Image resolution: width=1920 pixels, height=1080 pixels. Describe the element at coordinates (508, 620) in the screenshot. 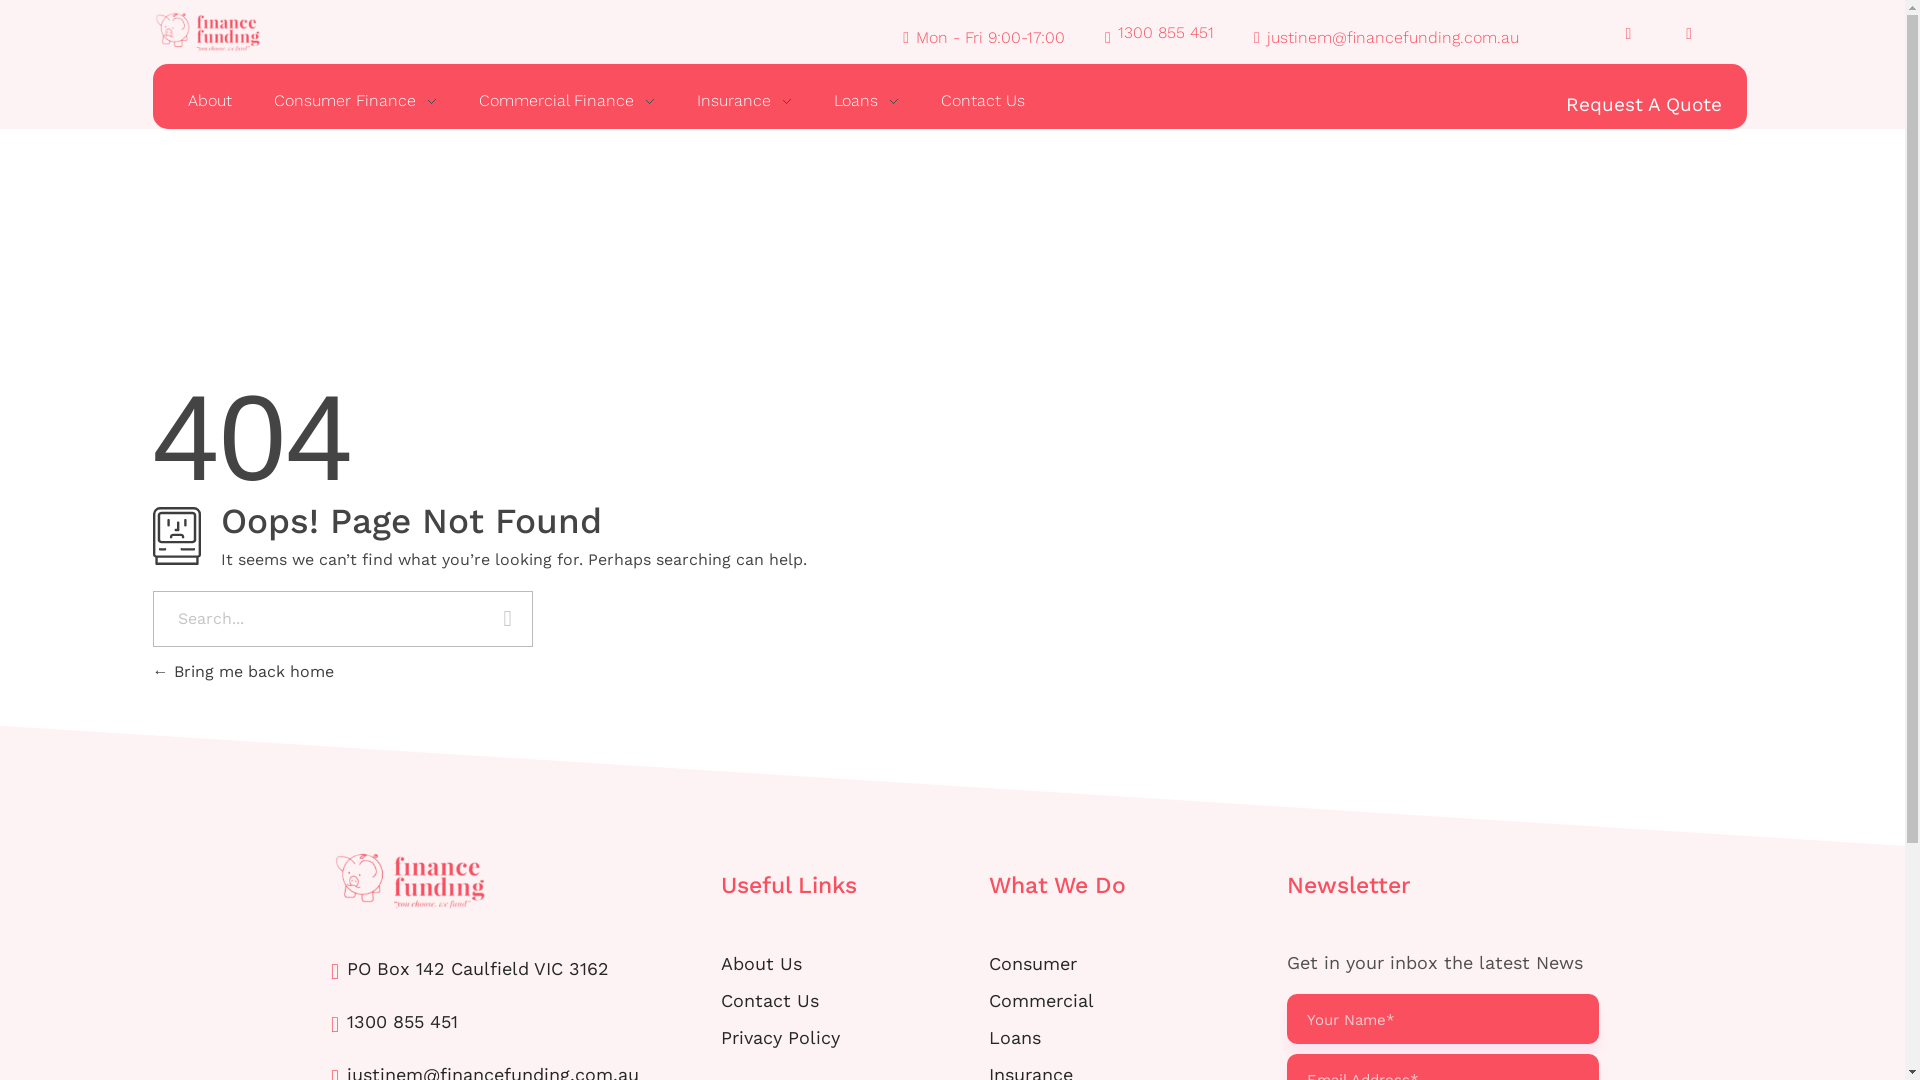

I see `'Search'` at that location.